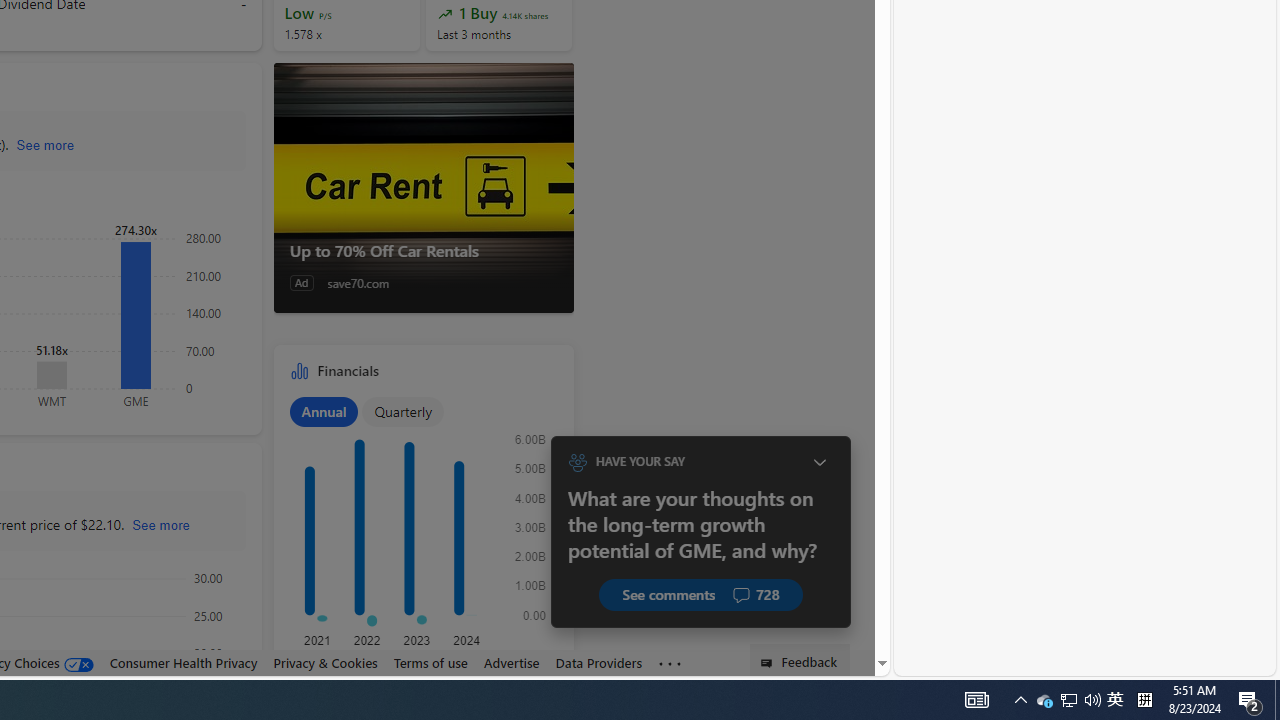 The image size is (1280, 720). Describe the element at coordinates (418, 531) in the screenshot. I see `'Class: chartSvg'` at that location.